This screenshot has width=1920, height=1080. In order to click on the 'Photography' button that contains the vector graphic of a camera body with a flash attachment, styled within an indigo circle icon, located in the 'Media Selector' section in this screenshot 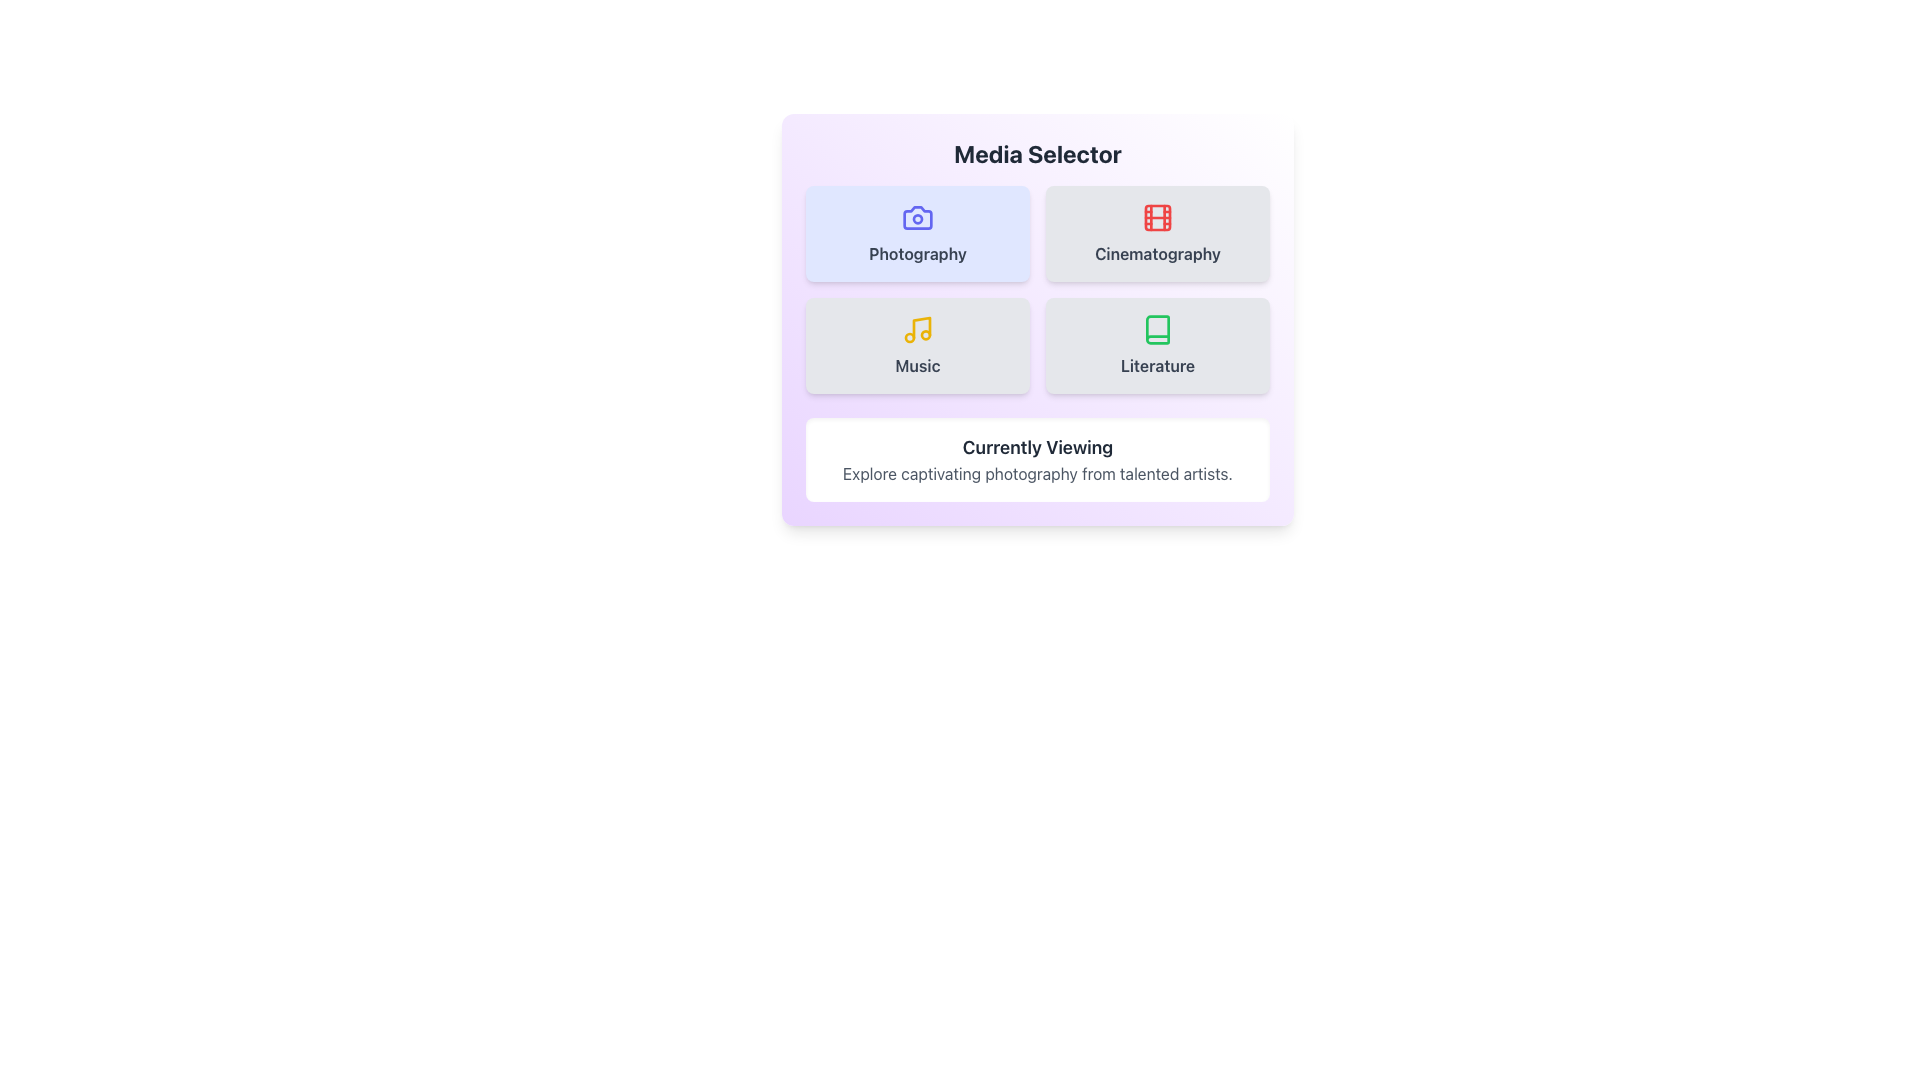, I will do `click(916, 218)`.